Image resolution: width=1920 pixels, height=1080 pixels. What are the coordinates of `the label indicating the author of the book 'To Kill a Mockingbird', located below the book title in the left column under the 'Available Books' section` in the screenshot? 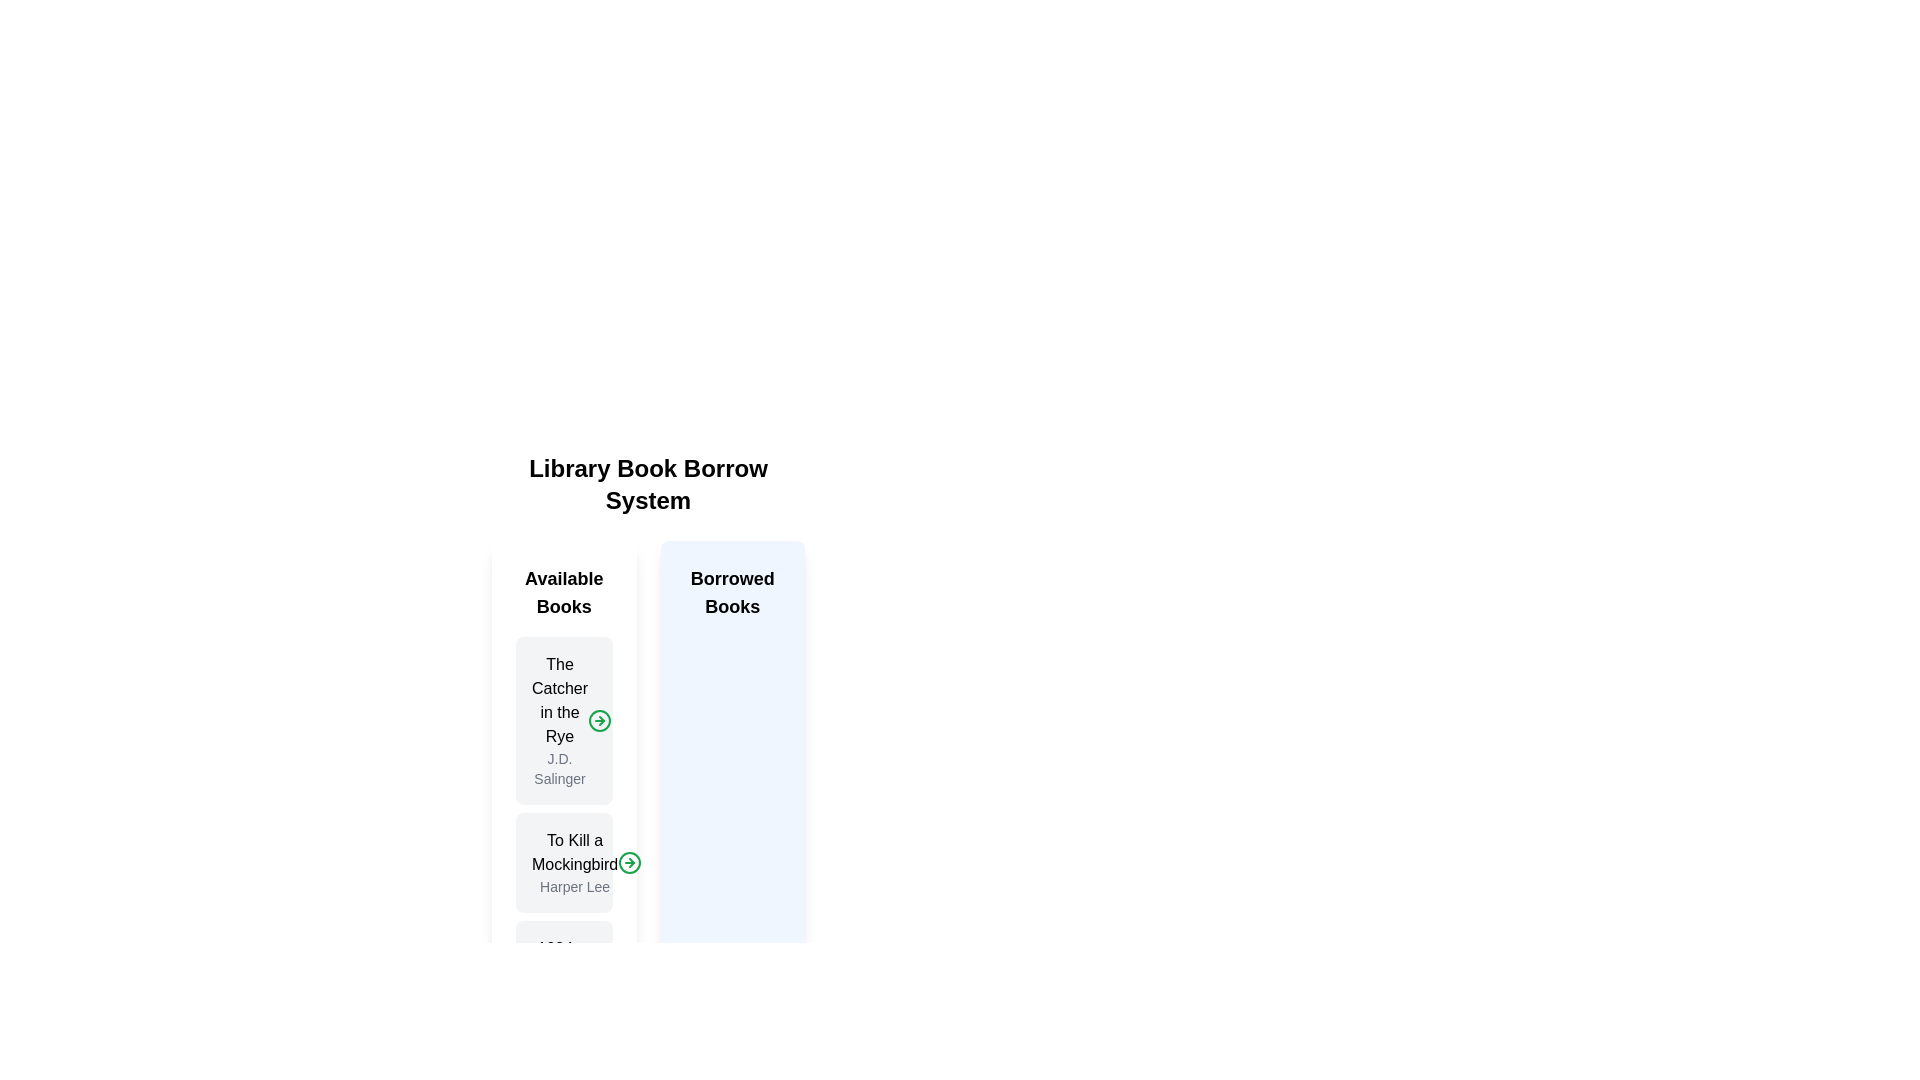 It's located at (574, 886).